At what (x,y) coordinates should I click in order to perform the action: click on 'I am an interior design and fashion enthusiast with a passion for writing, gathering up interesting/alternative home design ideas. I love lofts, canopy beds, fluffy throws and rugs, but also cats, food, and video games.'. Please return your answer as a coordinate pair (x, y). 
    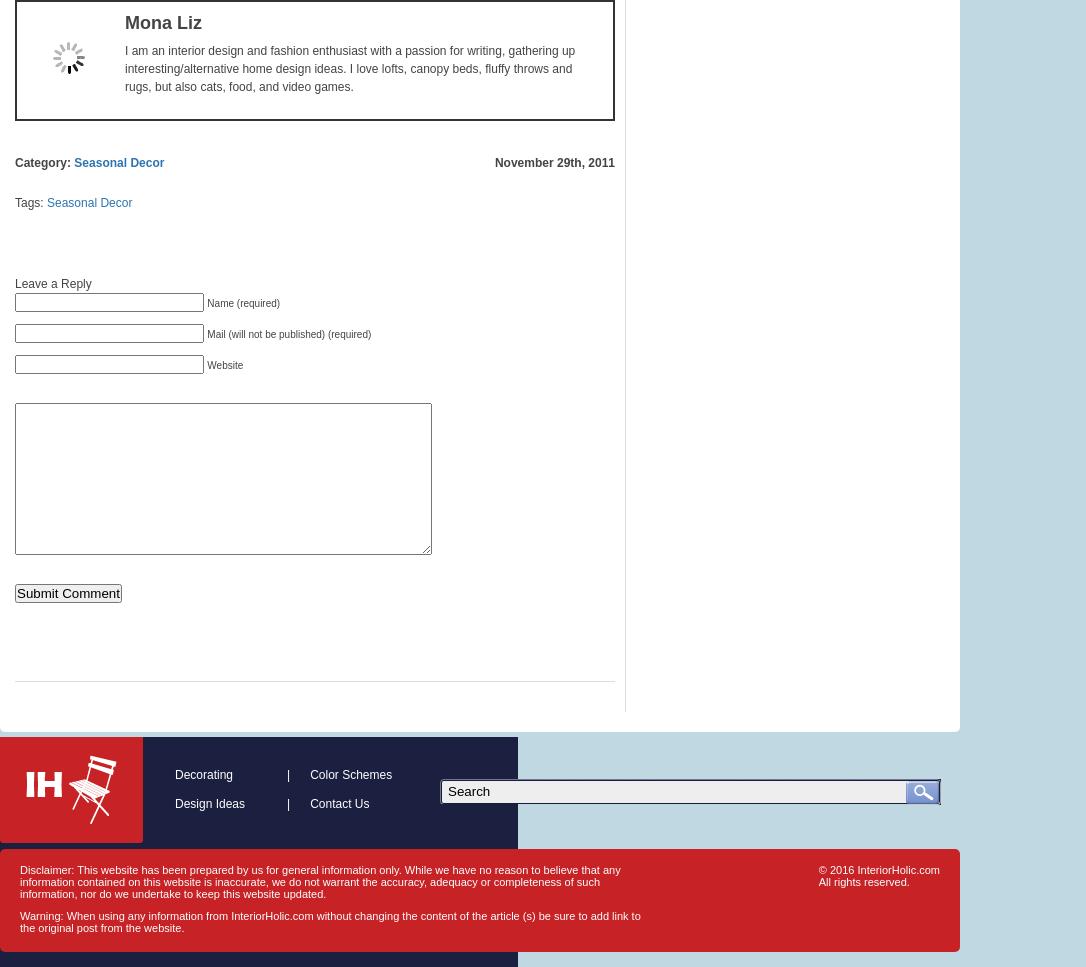
    Looking at the image, I should click on (349, 68).